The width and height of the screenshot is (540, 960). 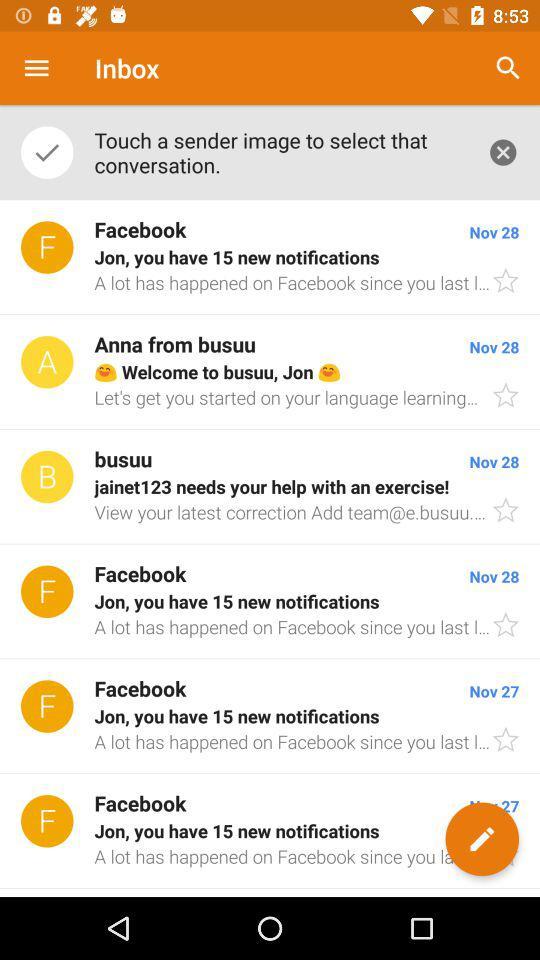 I want to click on touch a sender, so click(x=279, y=151).